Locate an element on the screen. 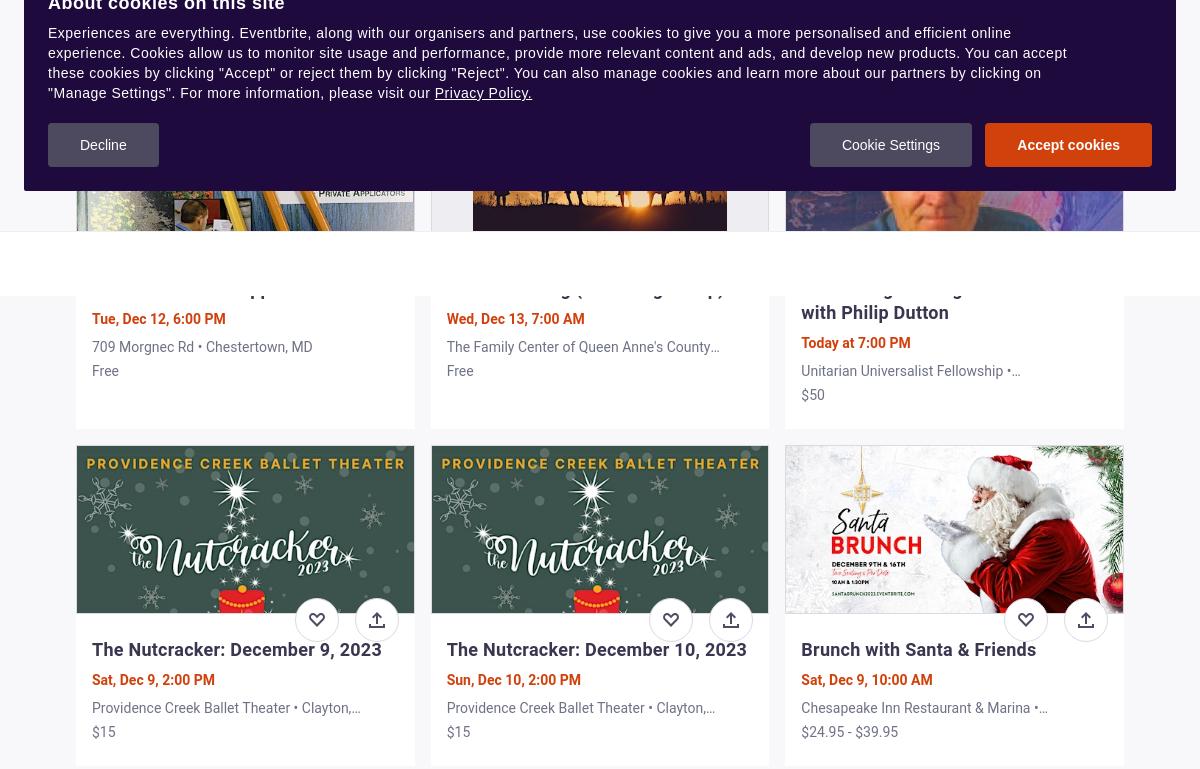 This screenshot has width=1200, height=769. '$20' is located at coordinates (103, 32).